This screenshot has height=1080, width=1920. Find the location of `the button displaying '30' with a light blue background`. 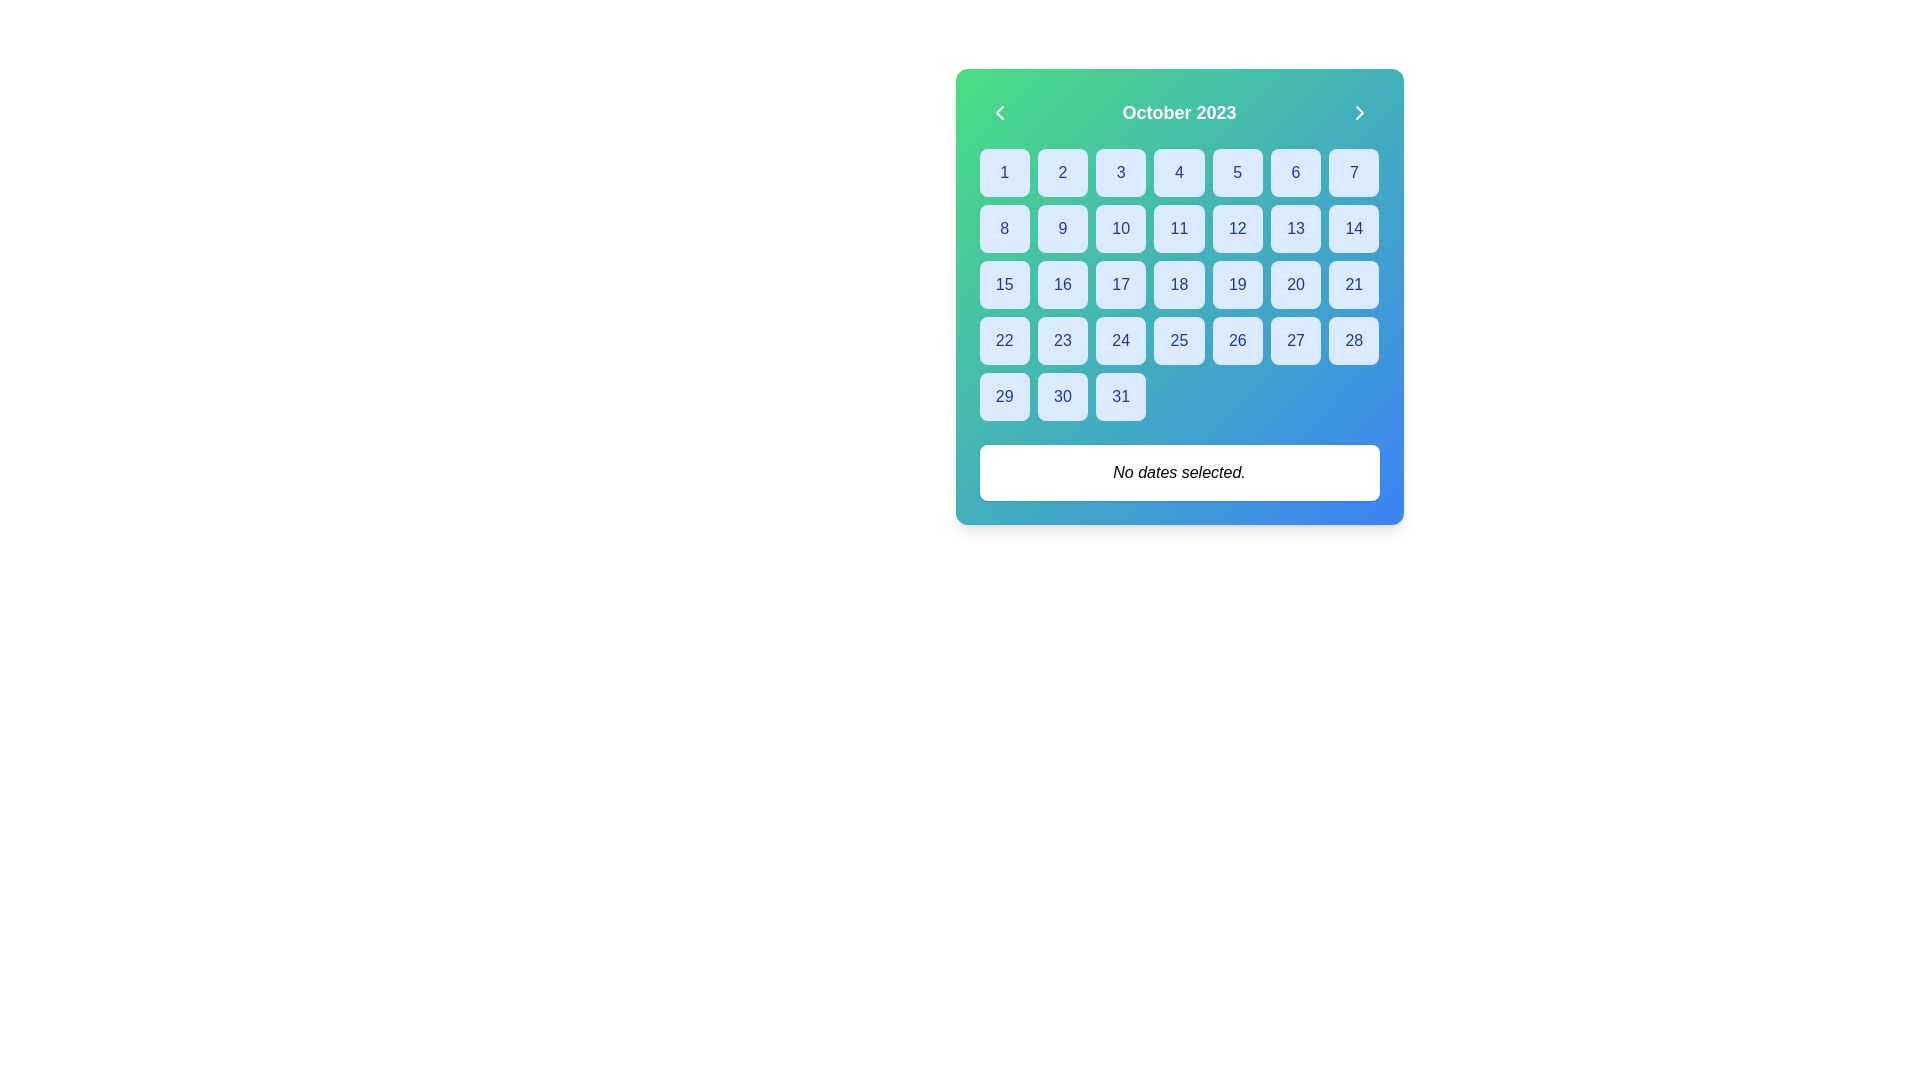

the button displaying '30' with a light blue background is located at coordinates (1061, 397).